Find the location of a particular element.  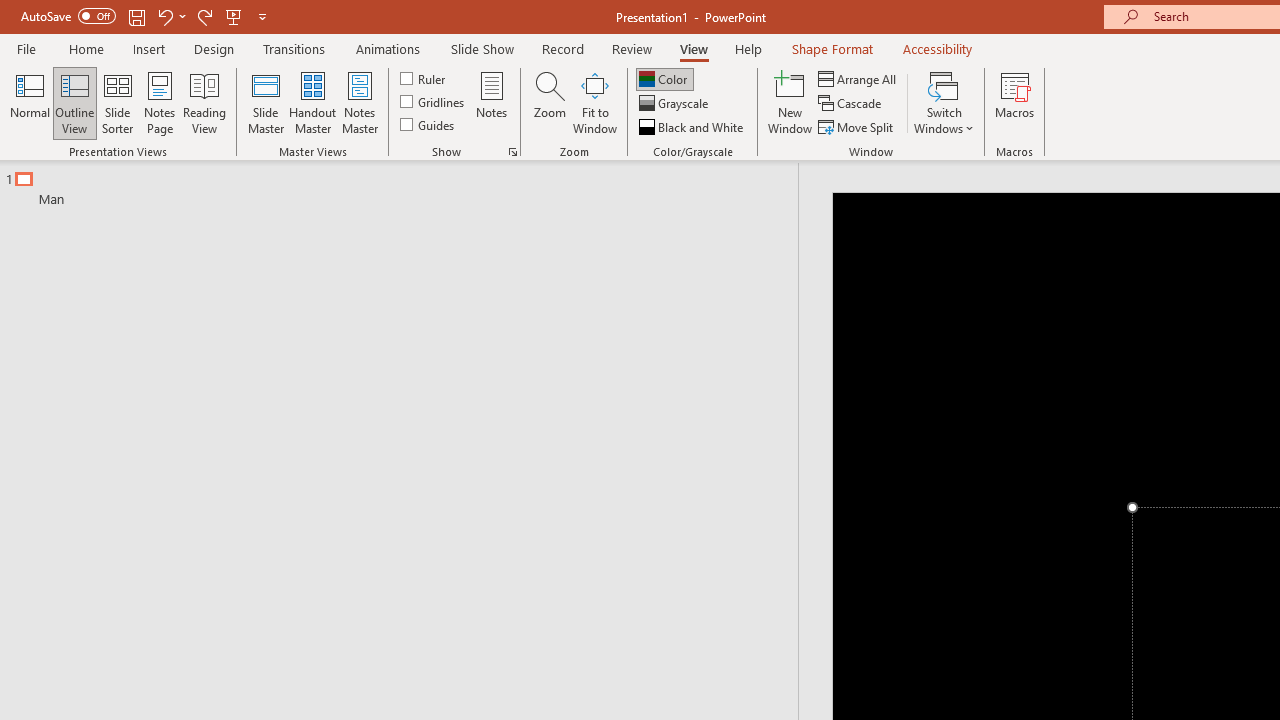

'Notes Master' is located at coordinates (360, 103).